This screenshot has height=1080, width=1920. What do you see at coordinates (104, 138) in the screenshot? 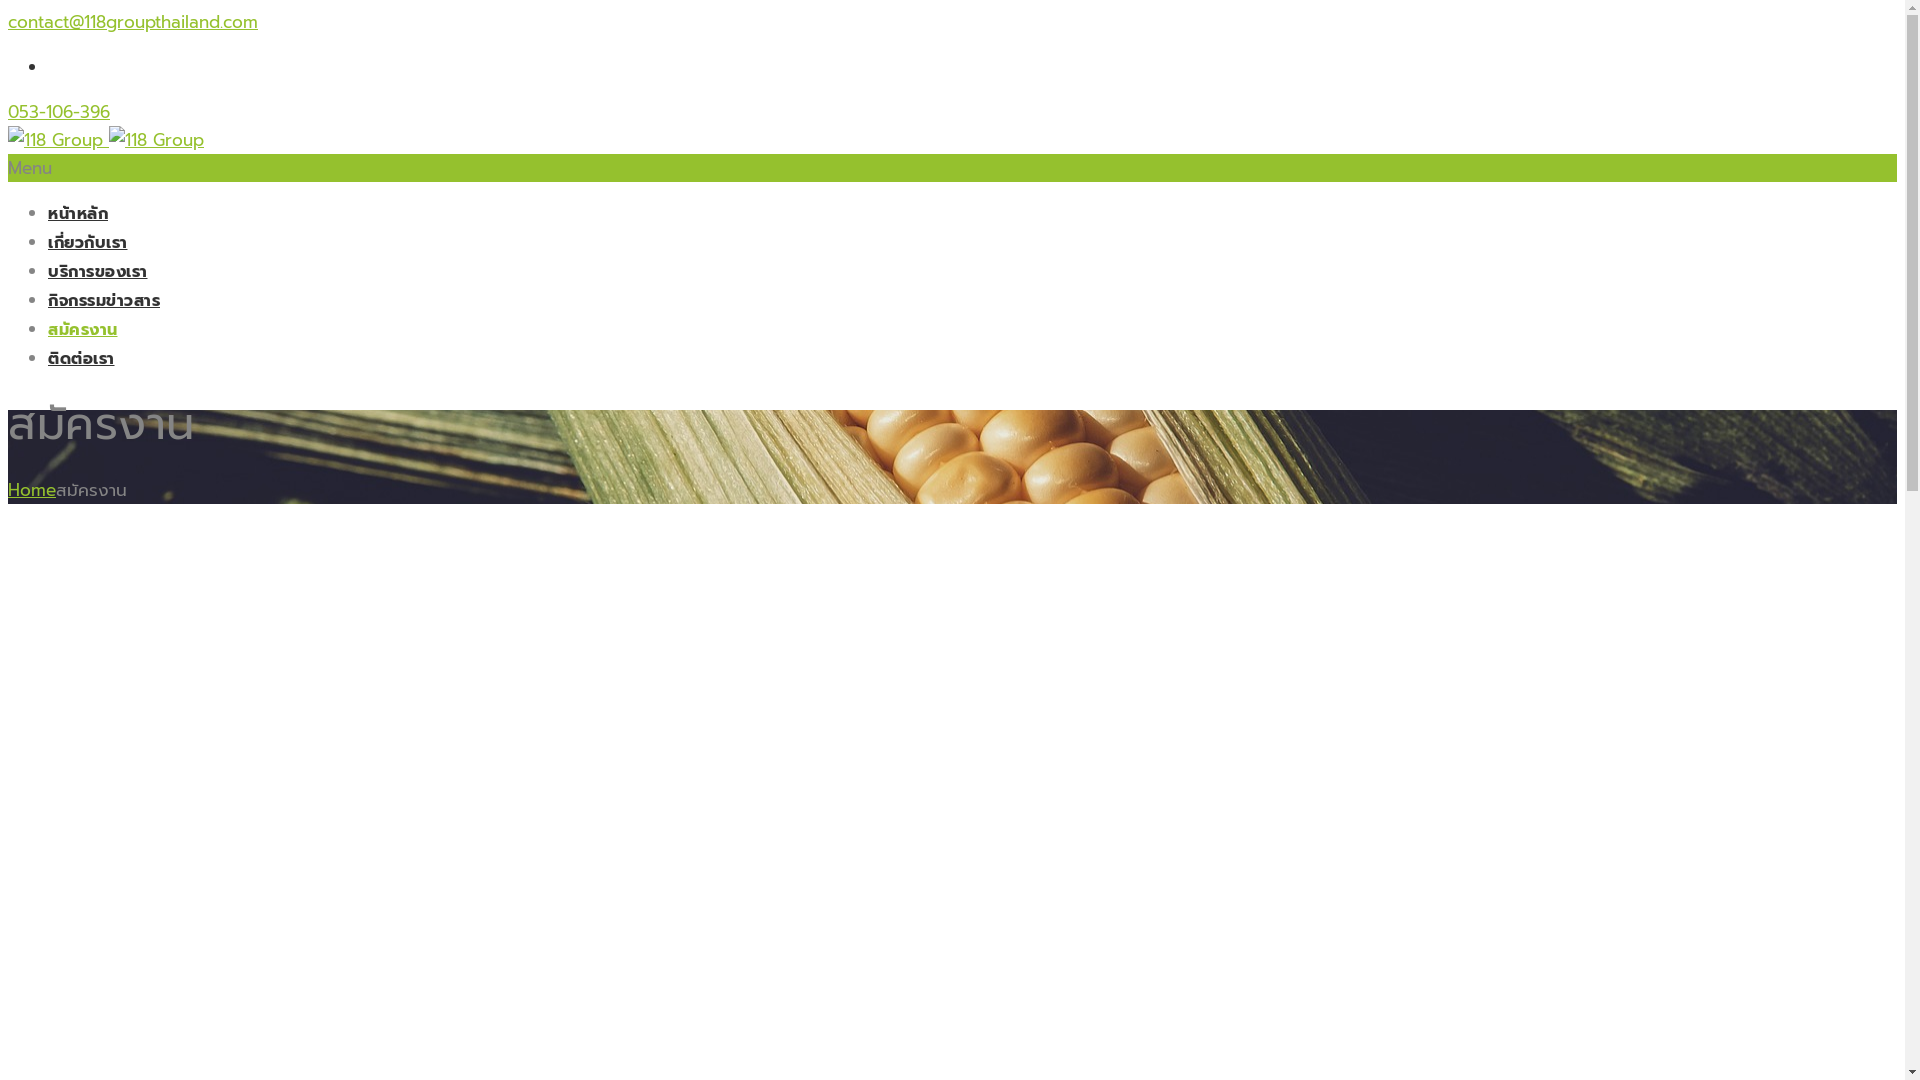
I see `'118 Group'` at bounding box center [104, 138].